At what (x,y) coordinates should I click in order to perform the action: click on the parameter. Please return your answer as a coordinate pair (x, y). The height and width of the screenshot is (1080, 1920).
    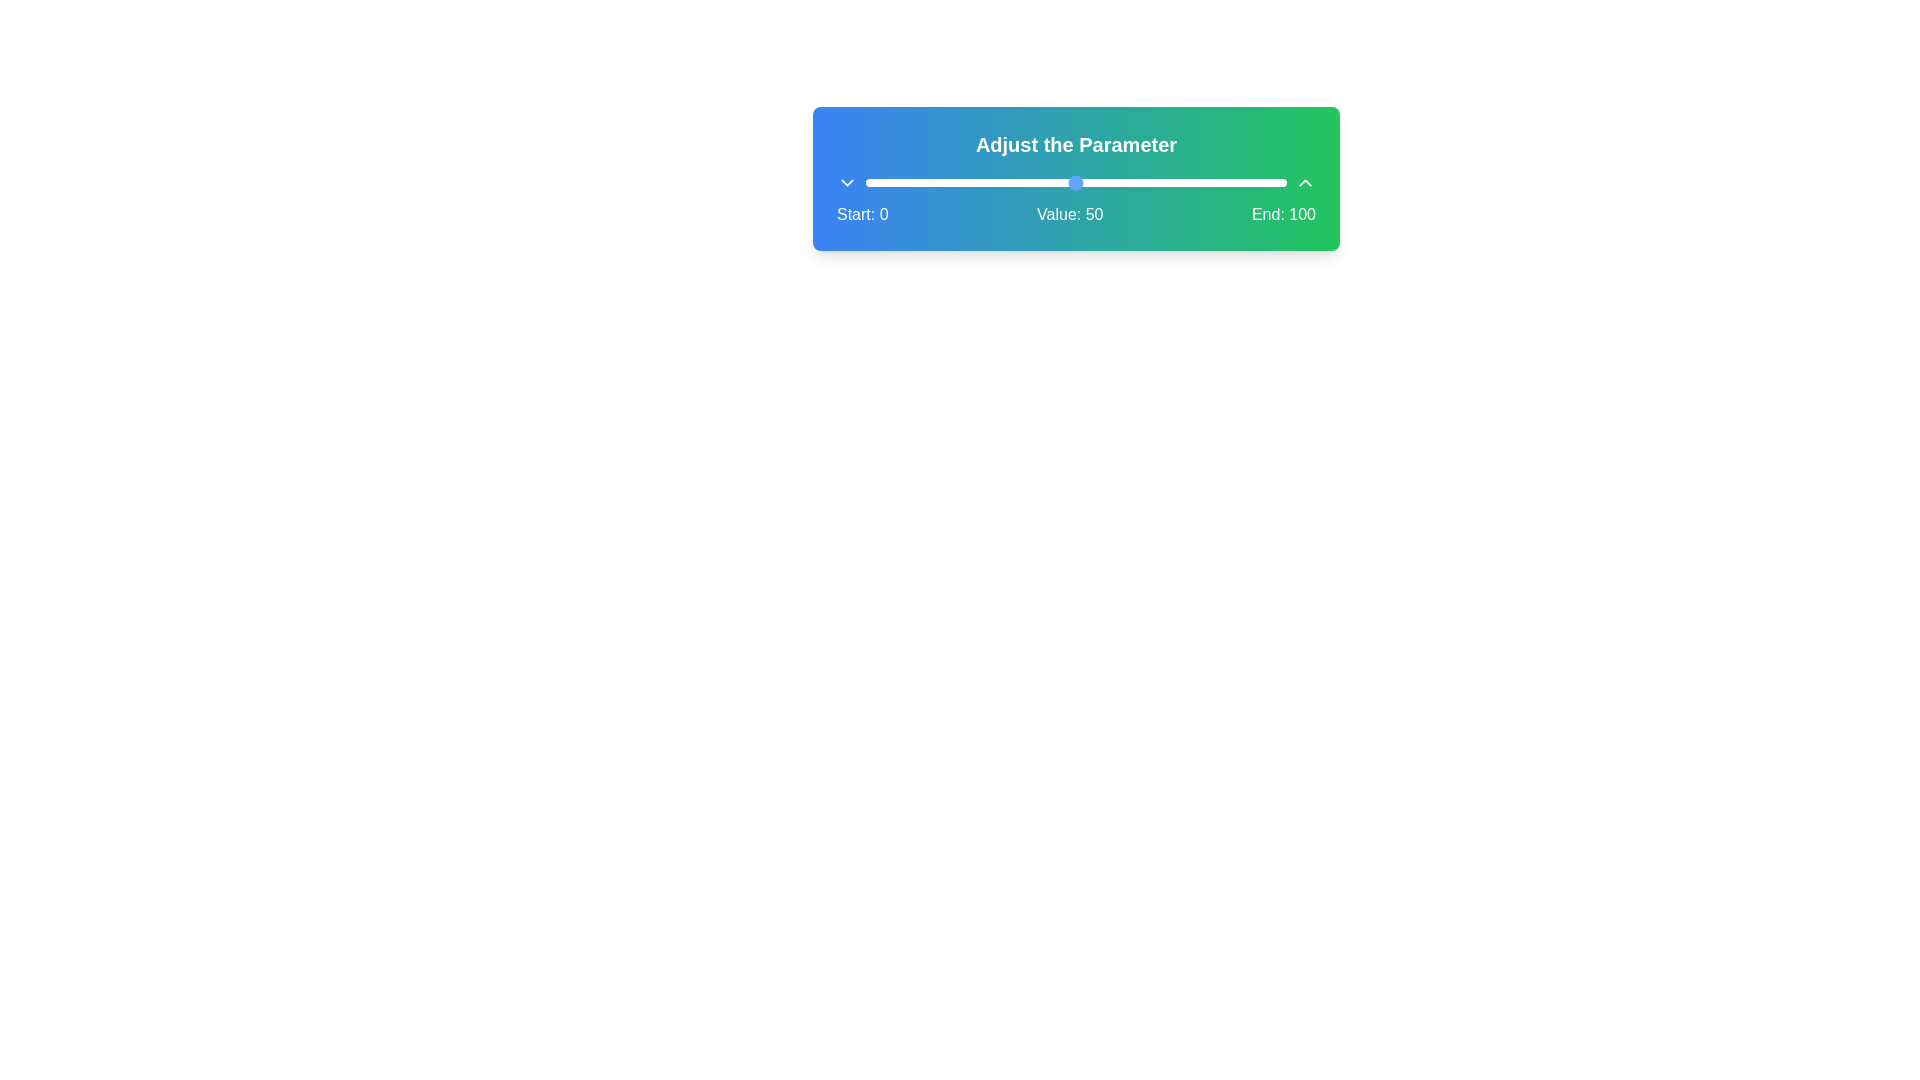
    Looking at the image, I should click on (1092, 182).